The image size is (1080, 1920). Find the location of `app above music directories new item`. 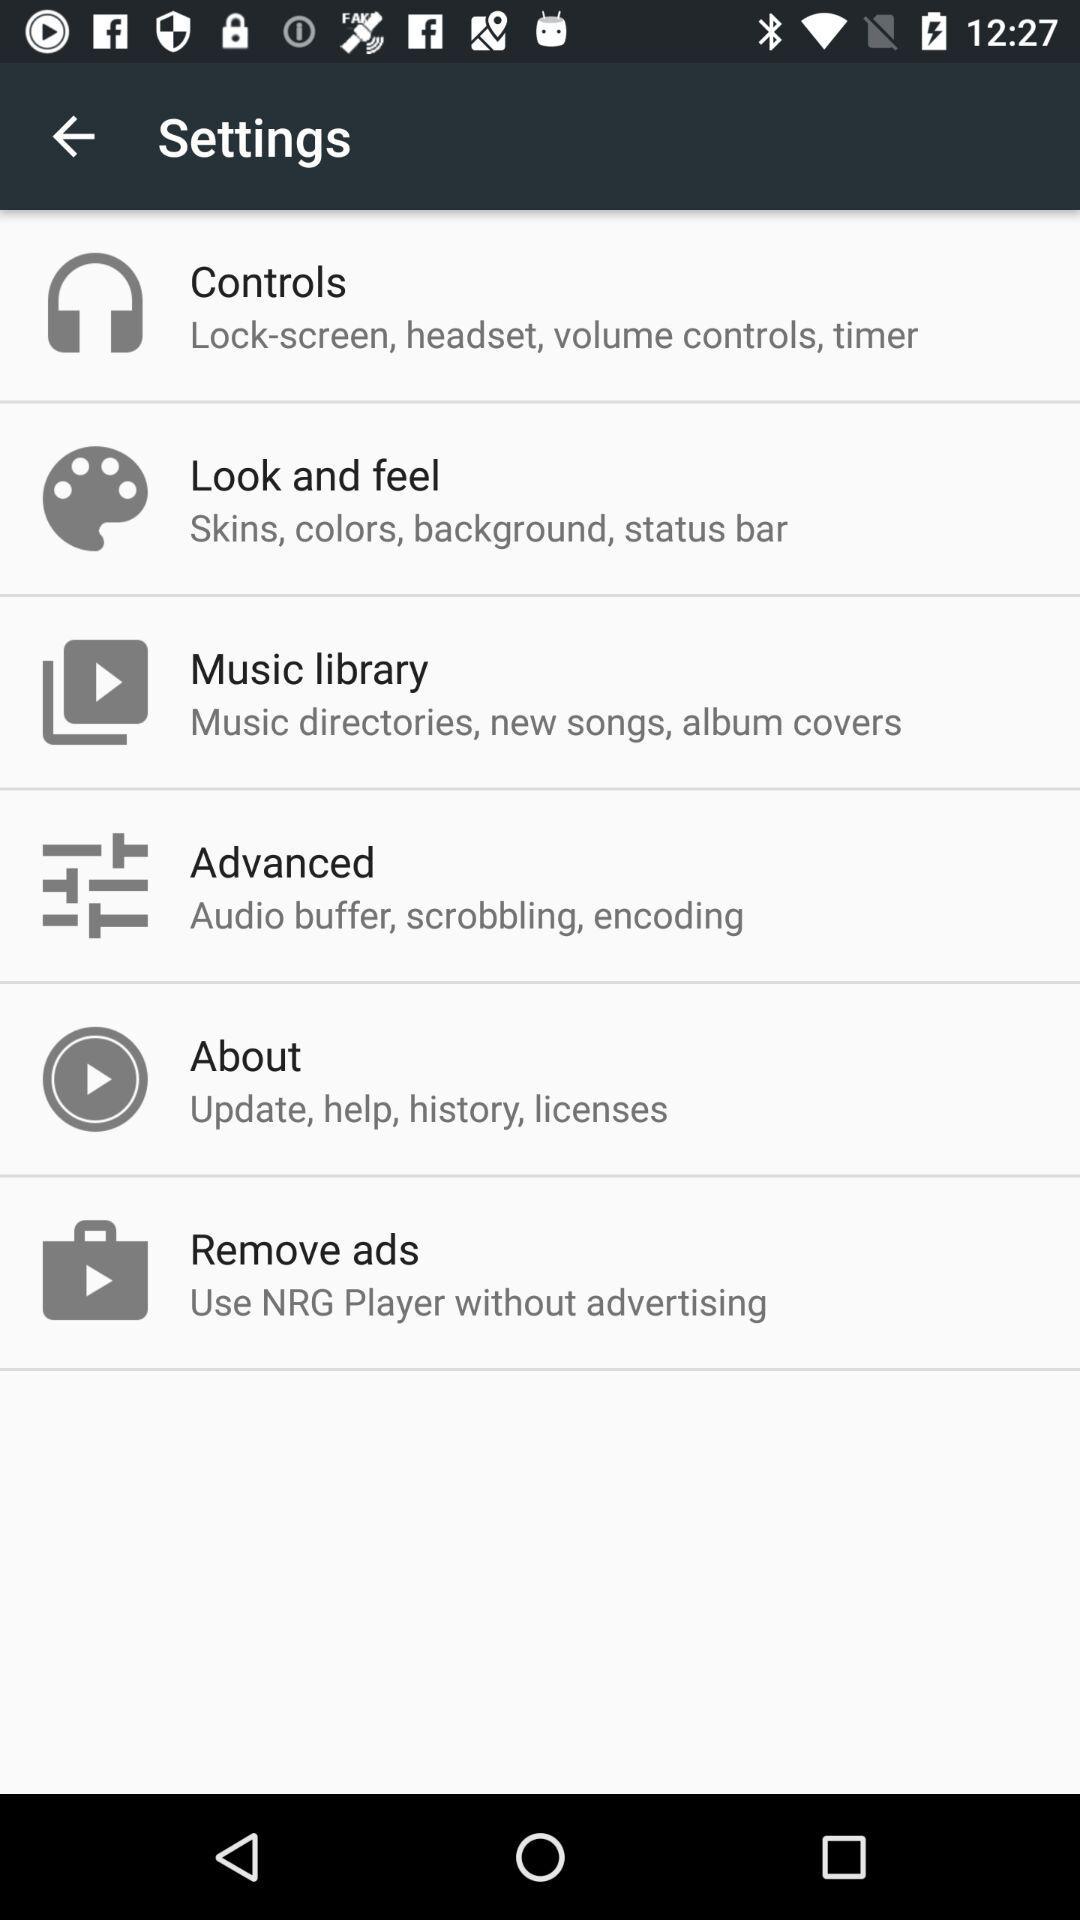

app above music directories new item is located at coordinates (309, 667).